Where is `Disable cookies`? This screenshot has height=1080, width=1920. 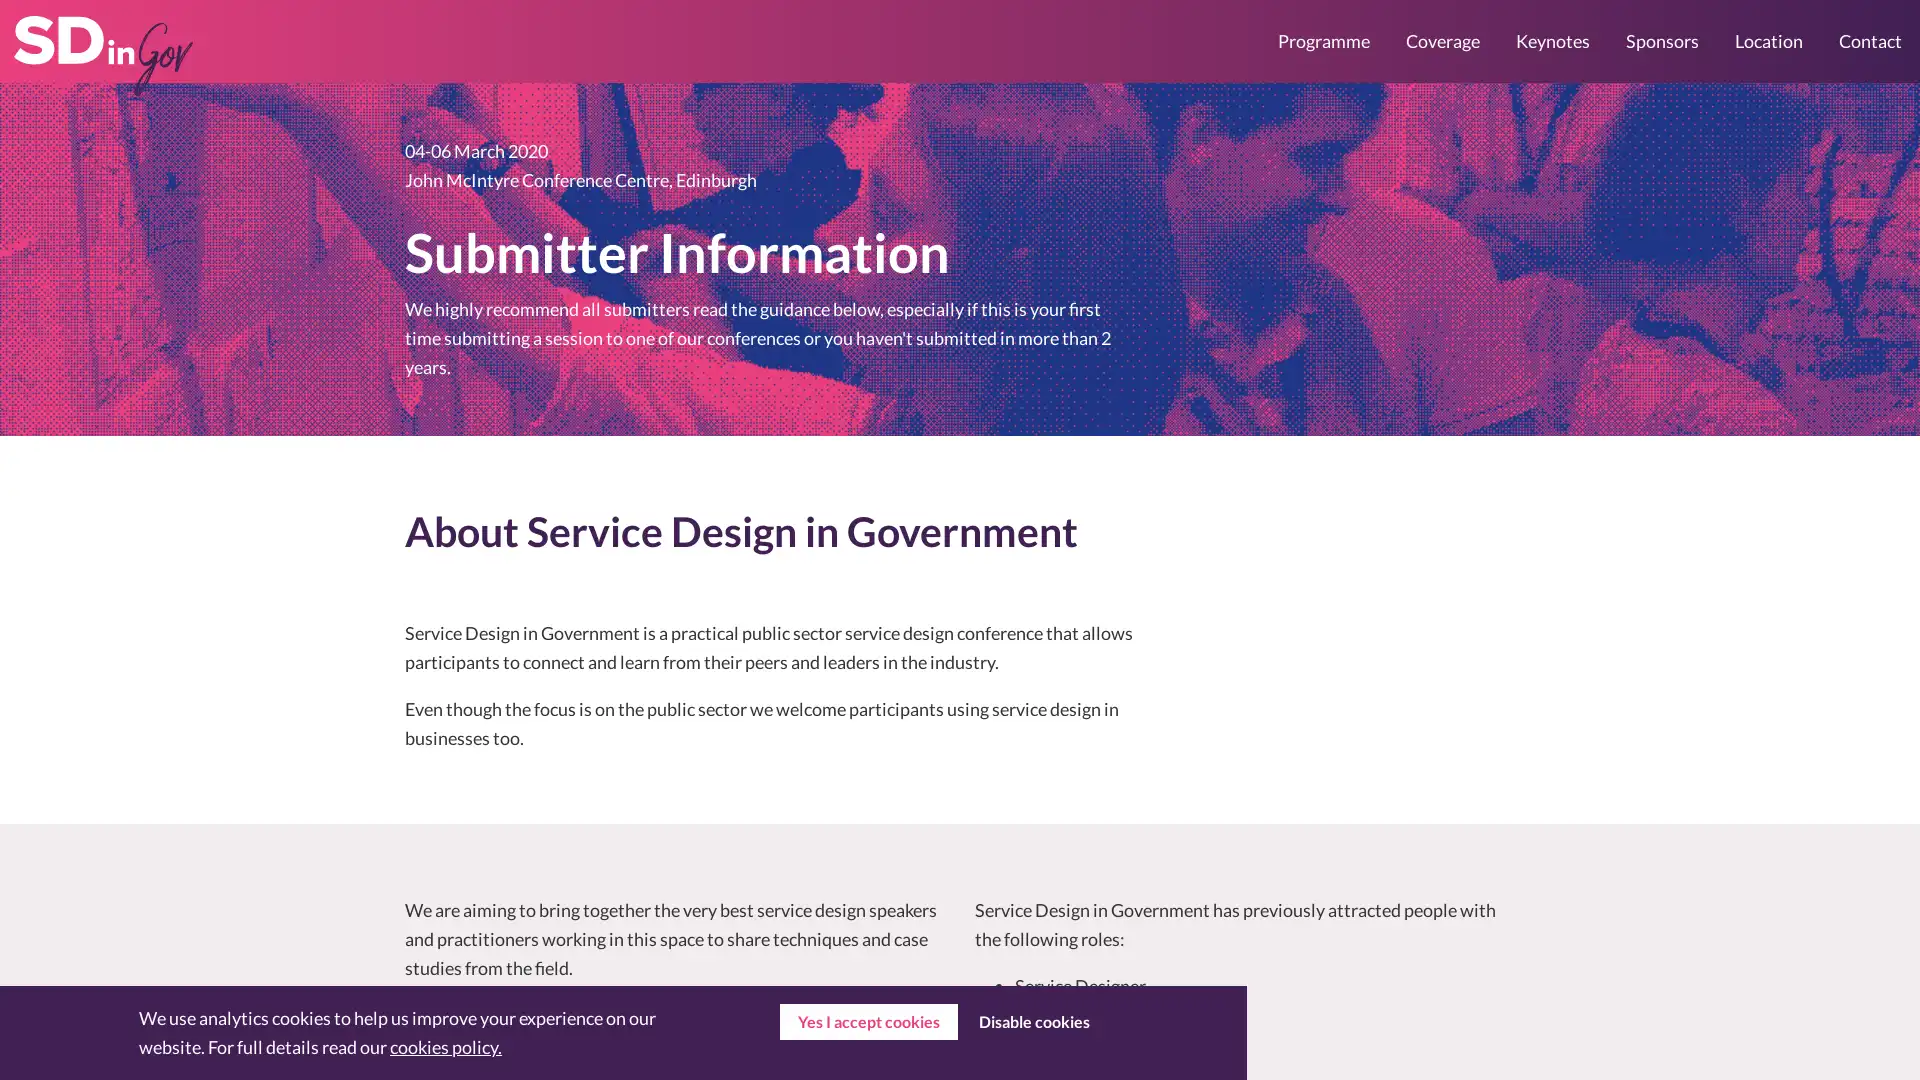
Disable cookies is located at coordinates (1033, 1022).